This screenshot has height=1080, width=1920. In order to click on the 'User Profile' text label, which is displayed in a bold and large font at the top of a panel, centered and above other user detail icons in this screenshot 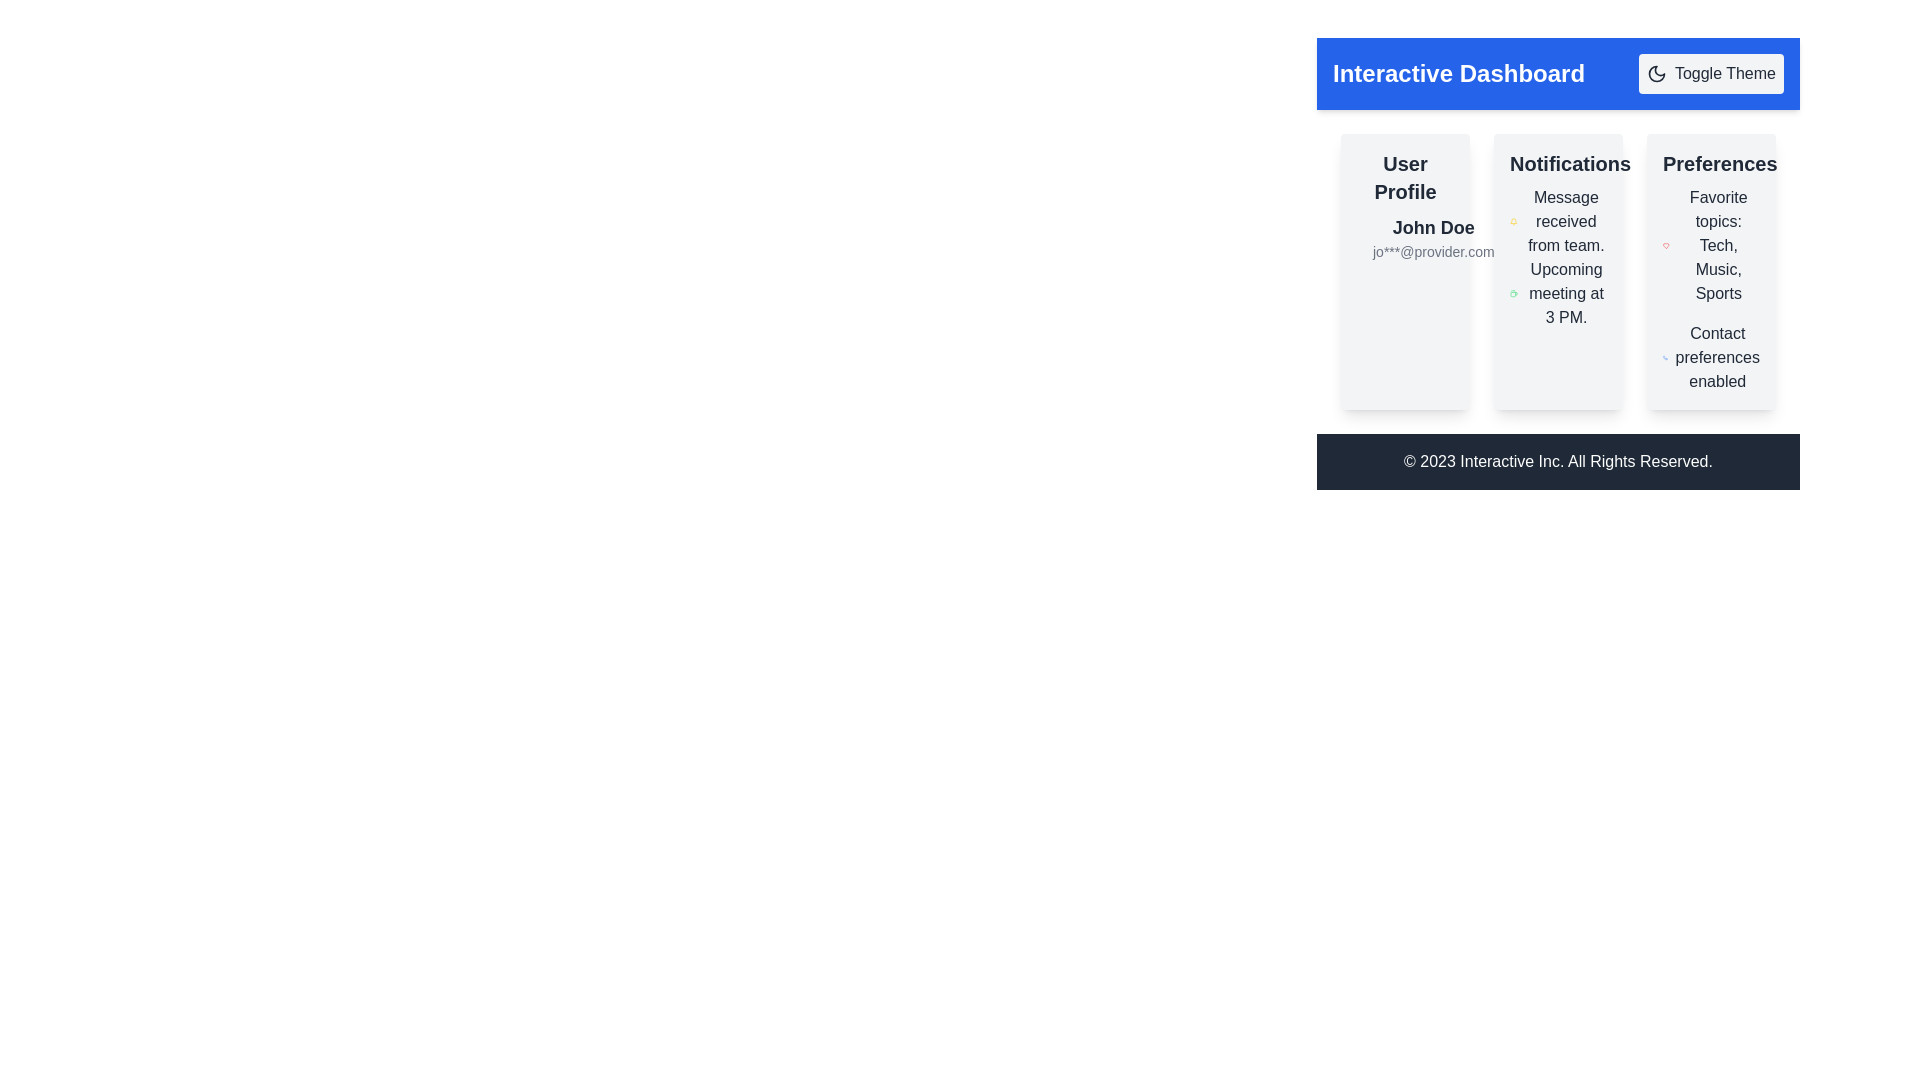, I will do `click(1404, 176)`.